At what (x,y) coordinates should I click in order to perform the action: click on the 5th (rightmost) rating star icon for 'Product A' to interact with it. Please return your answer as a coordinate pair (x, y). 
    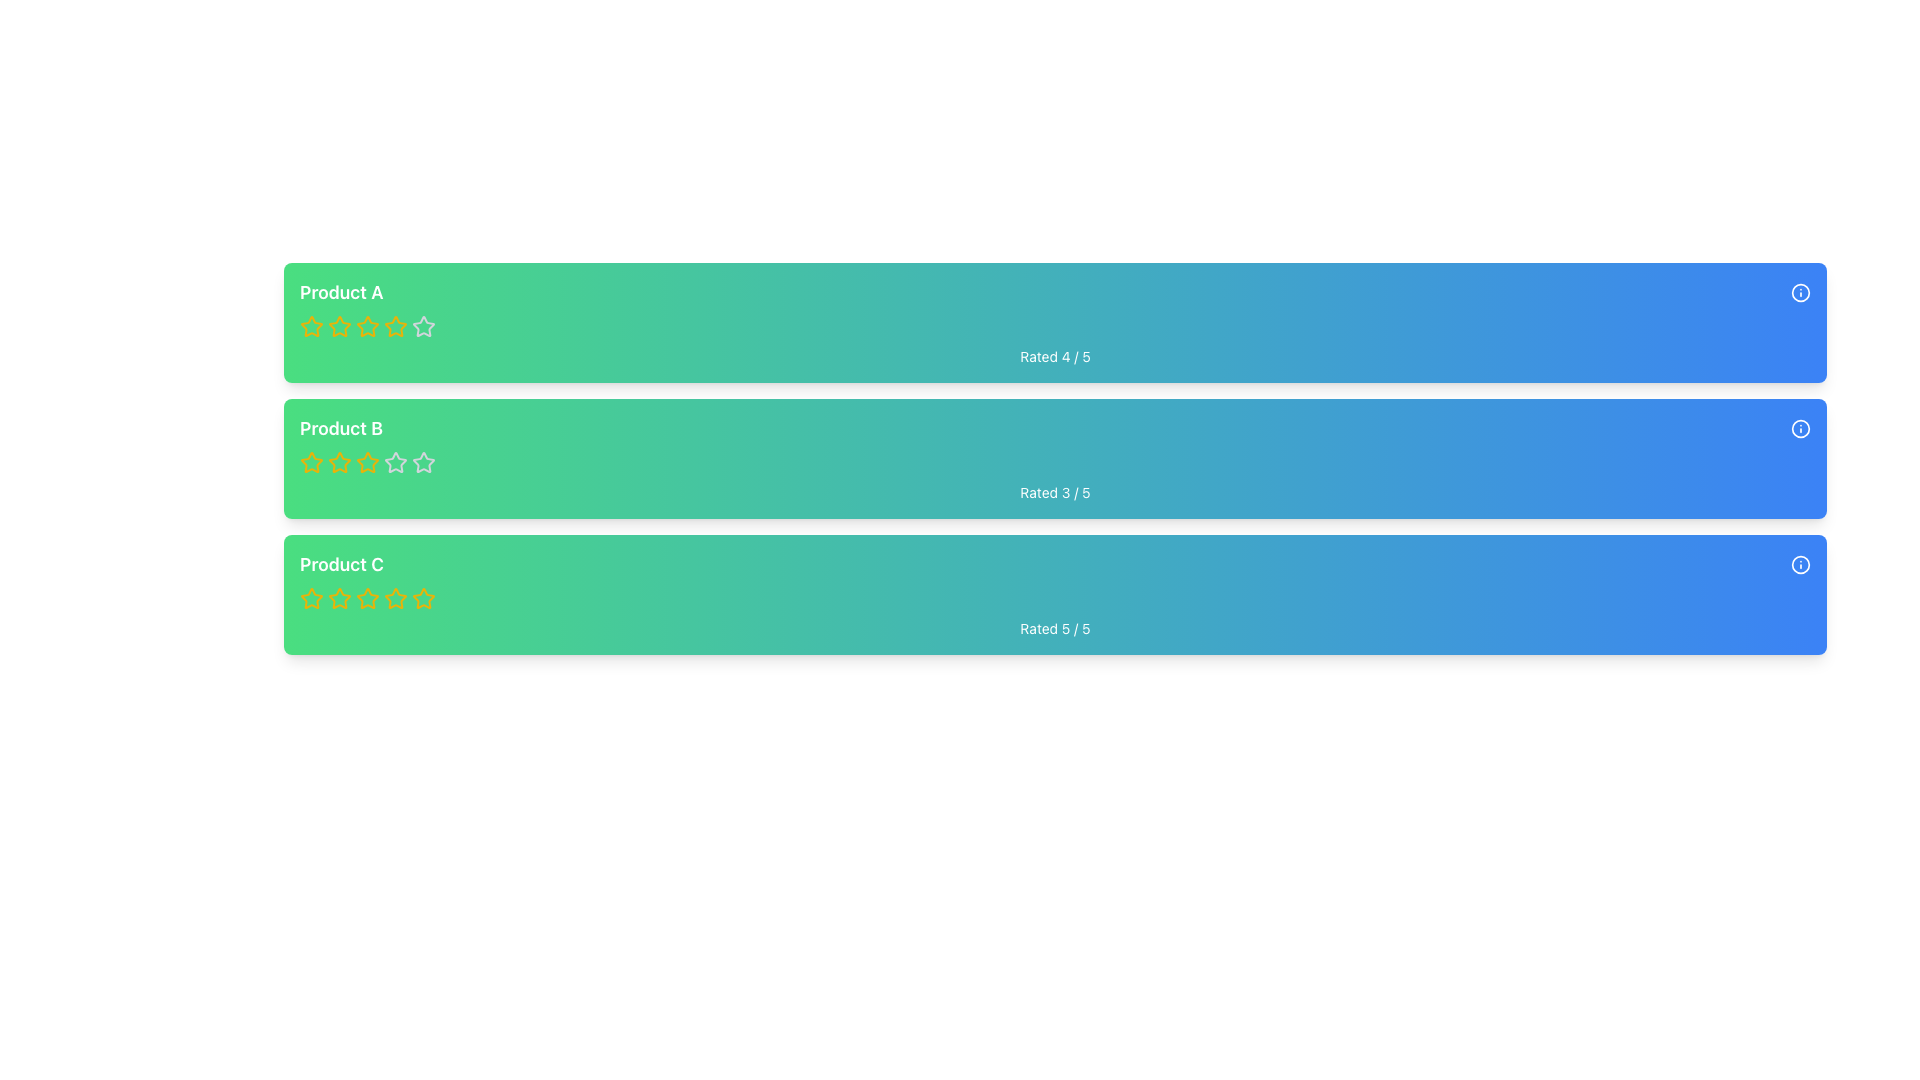
    Looking at the image, I should click on (422, 326).